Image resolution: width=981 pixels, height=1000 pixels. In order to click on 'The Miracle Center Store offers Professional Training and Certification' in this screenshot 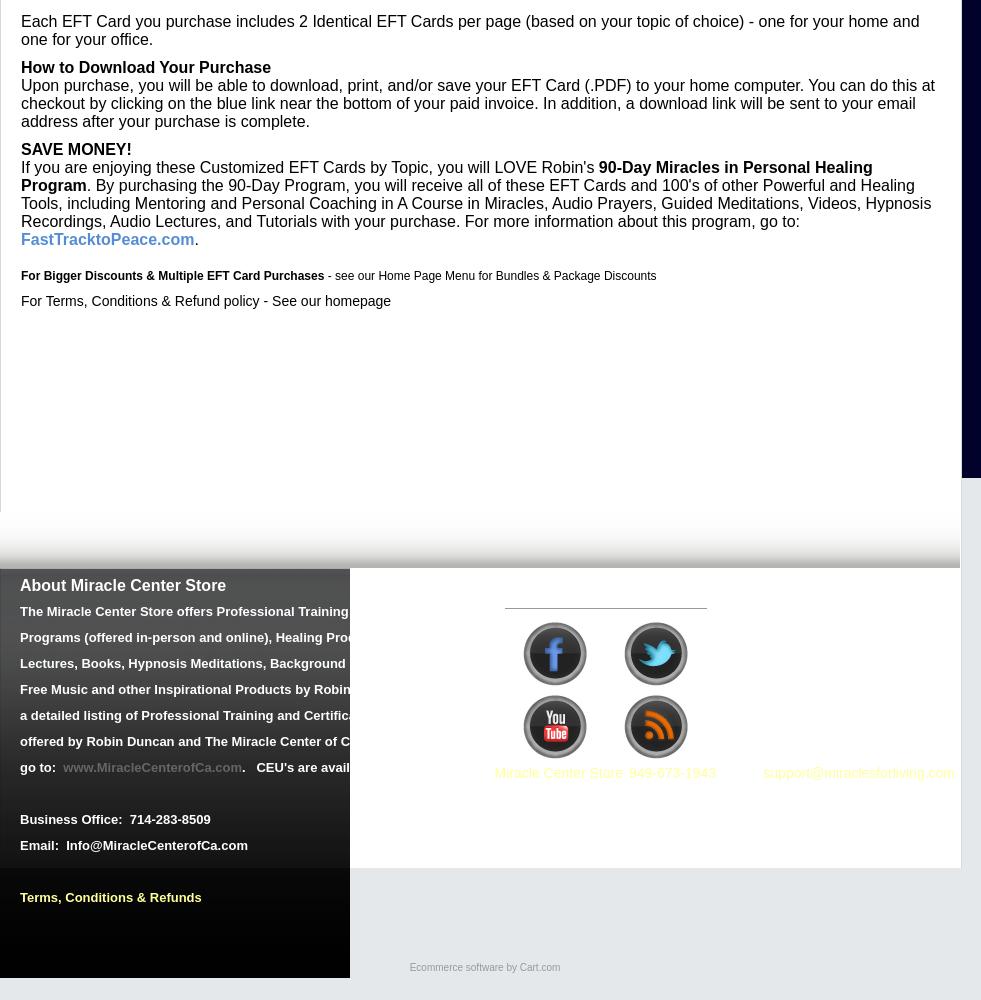, I will do `click(236, 610)`.